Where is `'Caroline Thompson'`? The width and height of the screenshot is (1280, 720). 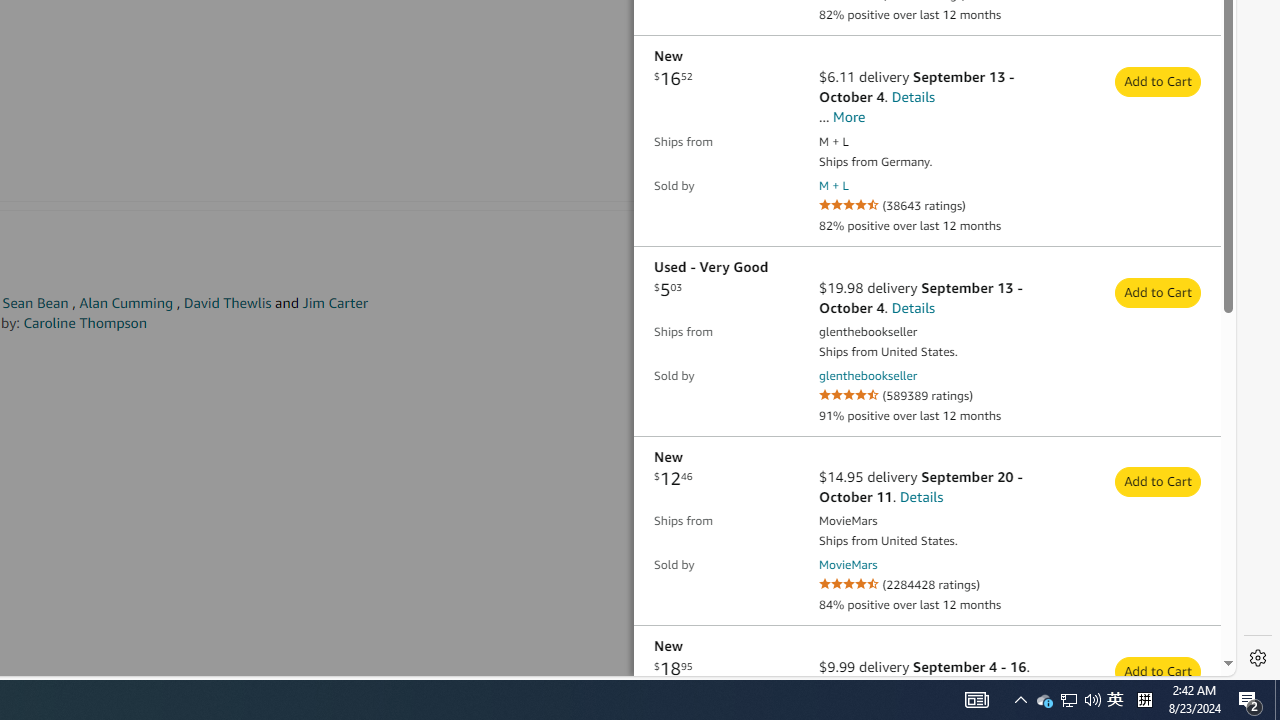
'Caroline Thompson' is located at coordinates (84, 322).